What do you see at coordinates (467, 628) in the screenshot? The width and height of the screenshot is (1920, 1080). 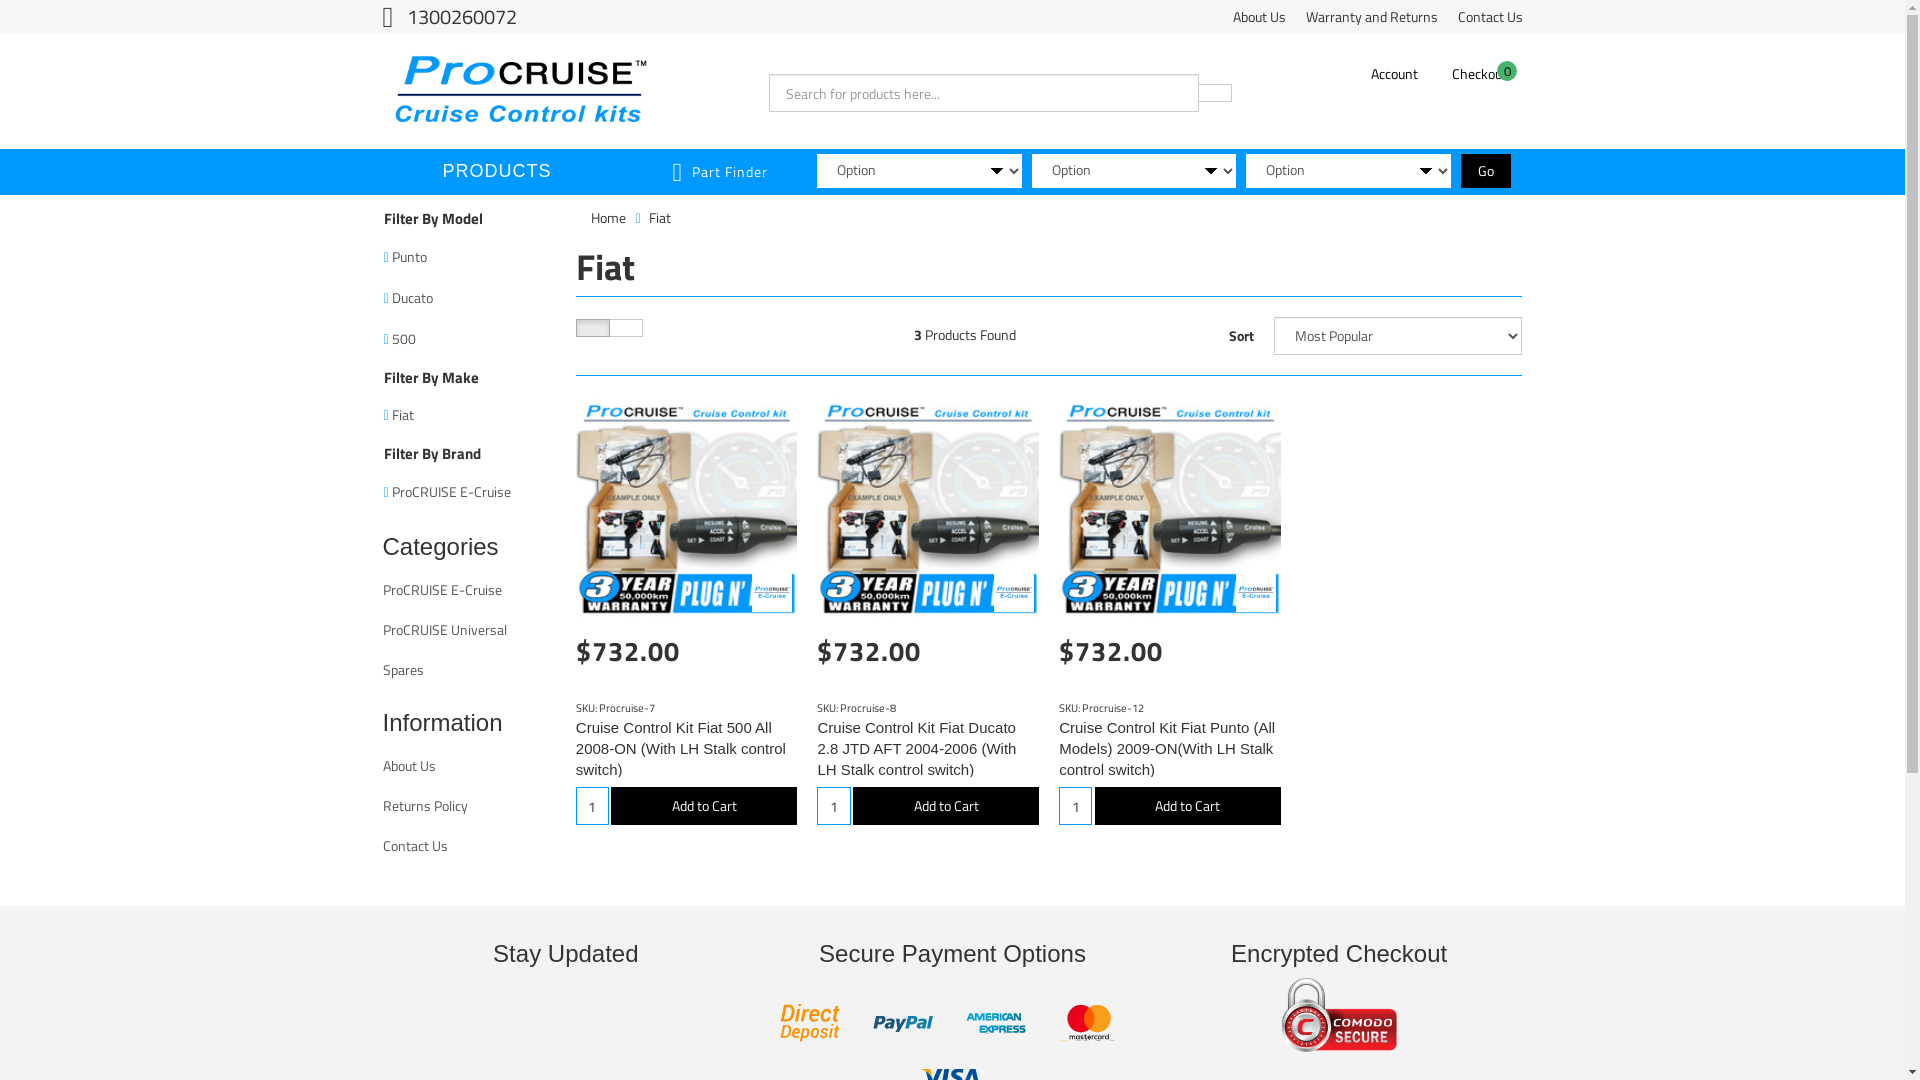 I see `'ProCRUISE Universal'` at bounding box center [467, 628].